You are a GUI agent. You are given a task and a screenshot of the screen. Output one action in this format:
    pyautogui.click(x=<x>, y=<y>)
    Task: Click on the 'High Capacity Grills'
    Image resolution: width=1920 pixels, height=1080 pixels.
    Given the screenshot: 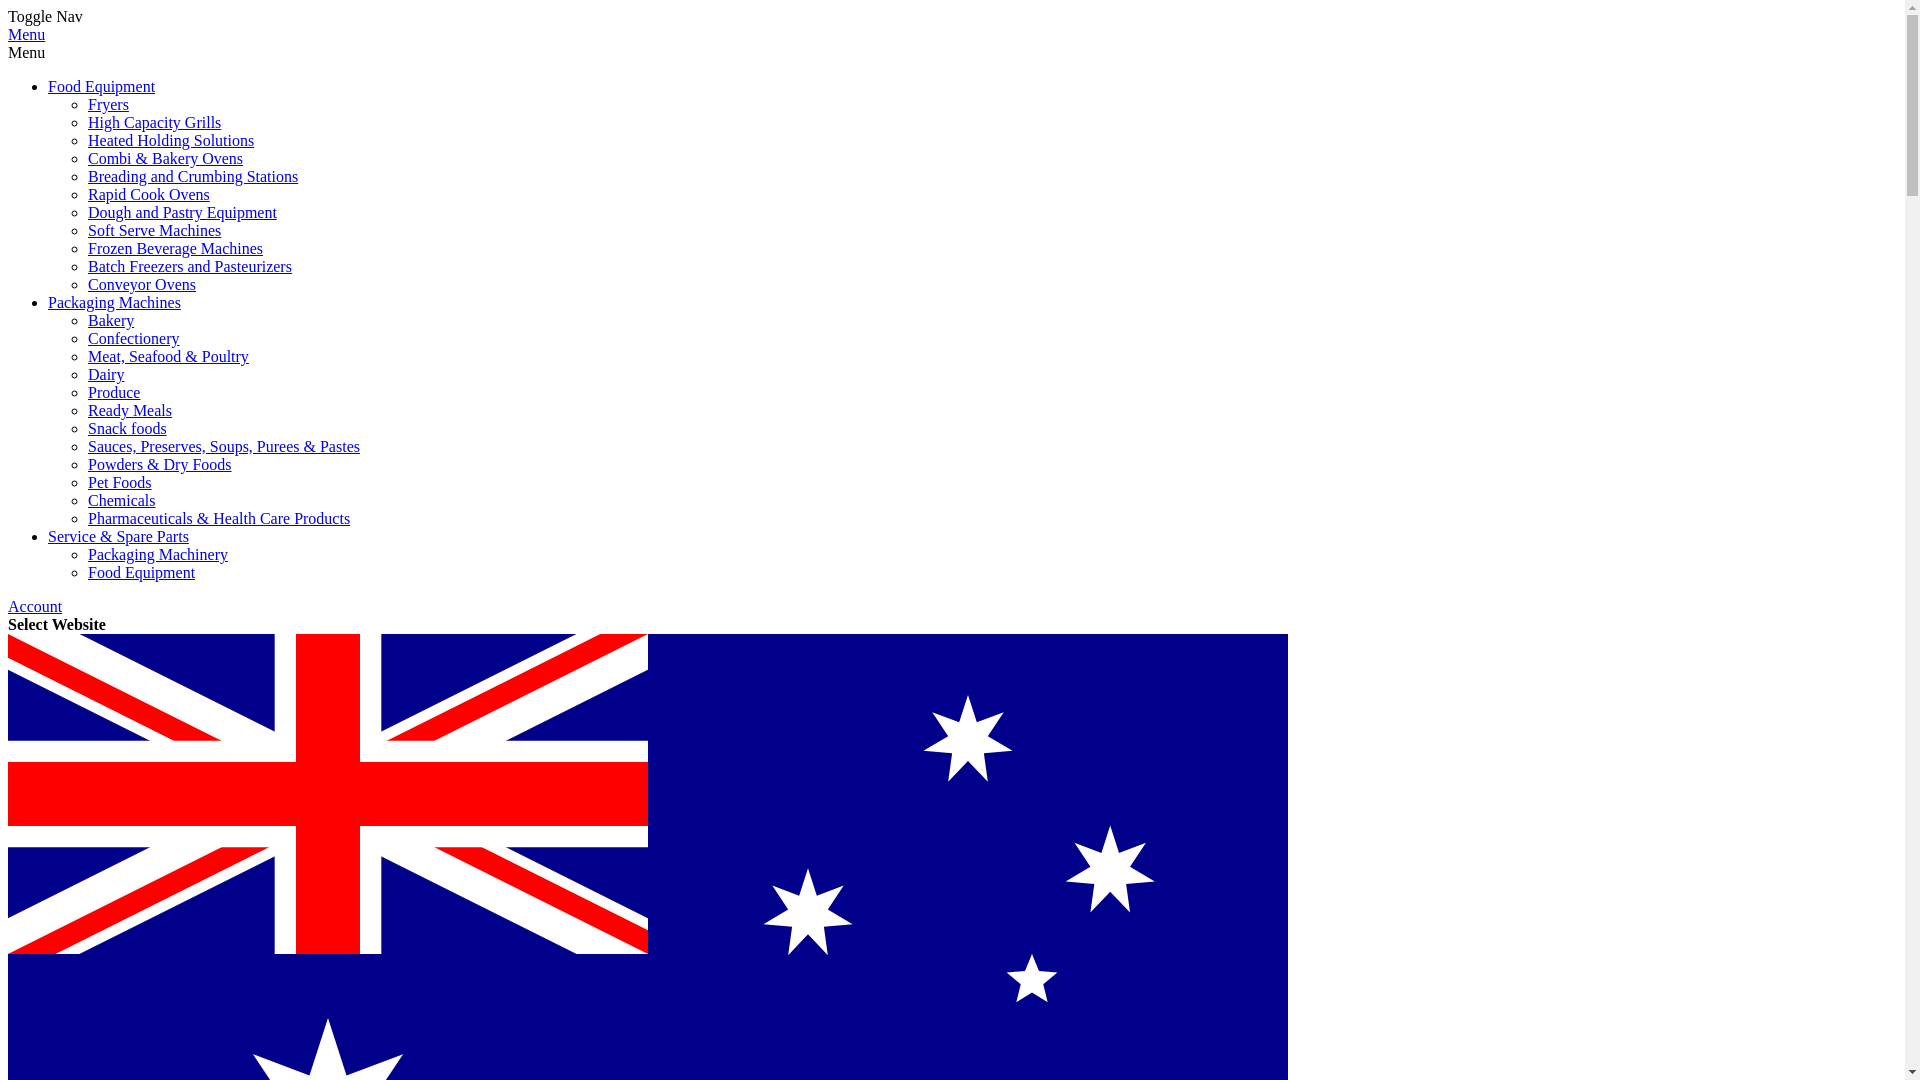 What is the action you would take?
    pyautogui.click(x=153, y=122)
    